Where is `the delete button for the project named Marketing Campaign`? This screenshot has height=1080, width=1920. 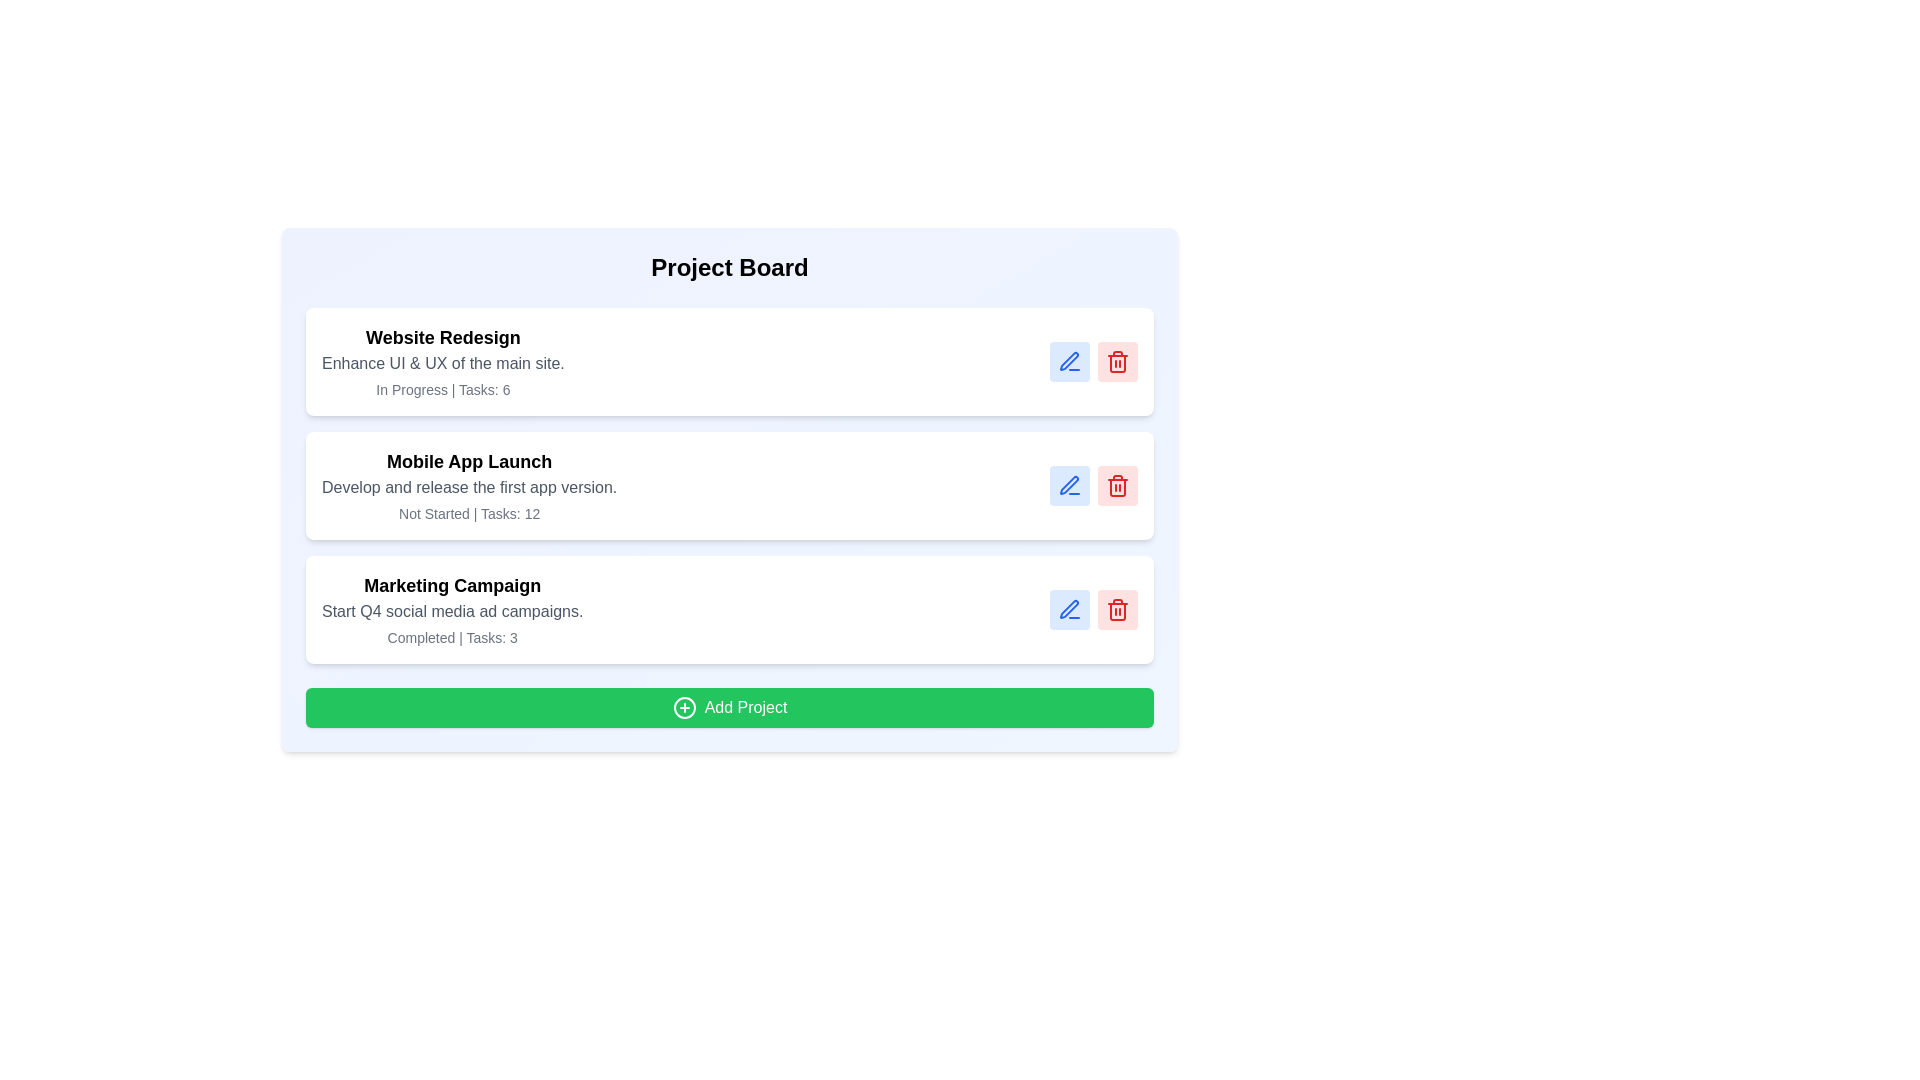 the delete button for the project named Marketing Campaign is located at coordinates (1117, 608).